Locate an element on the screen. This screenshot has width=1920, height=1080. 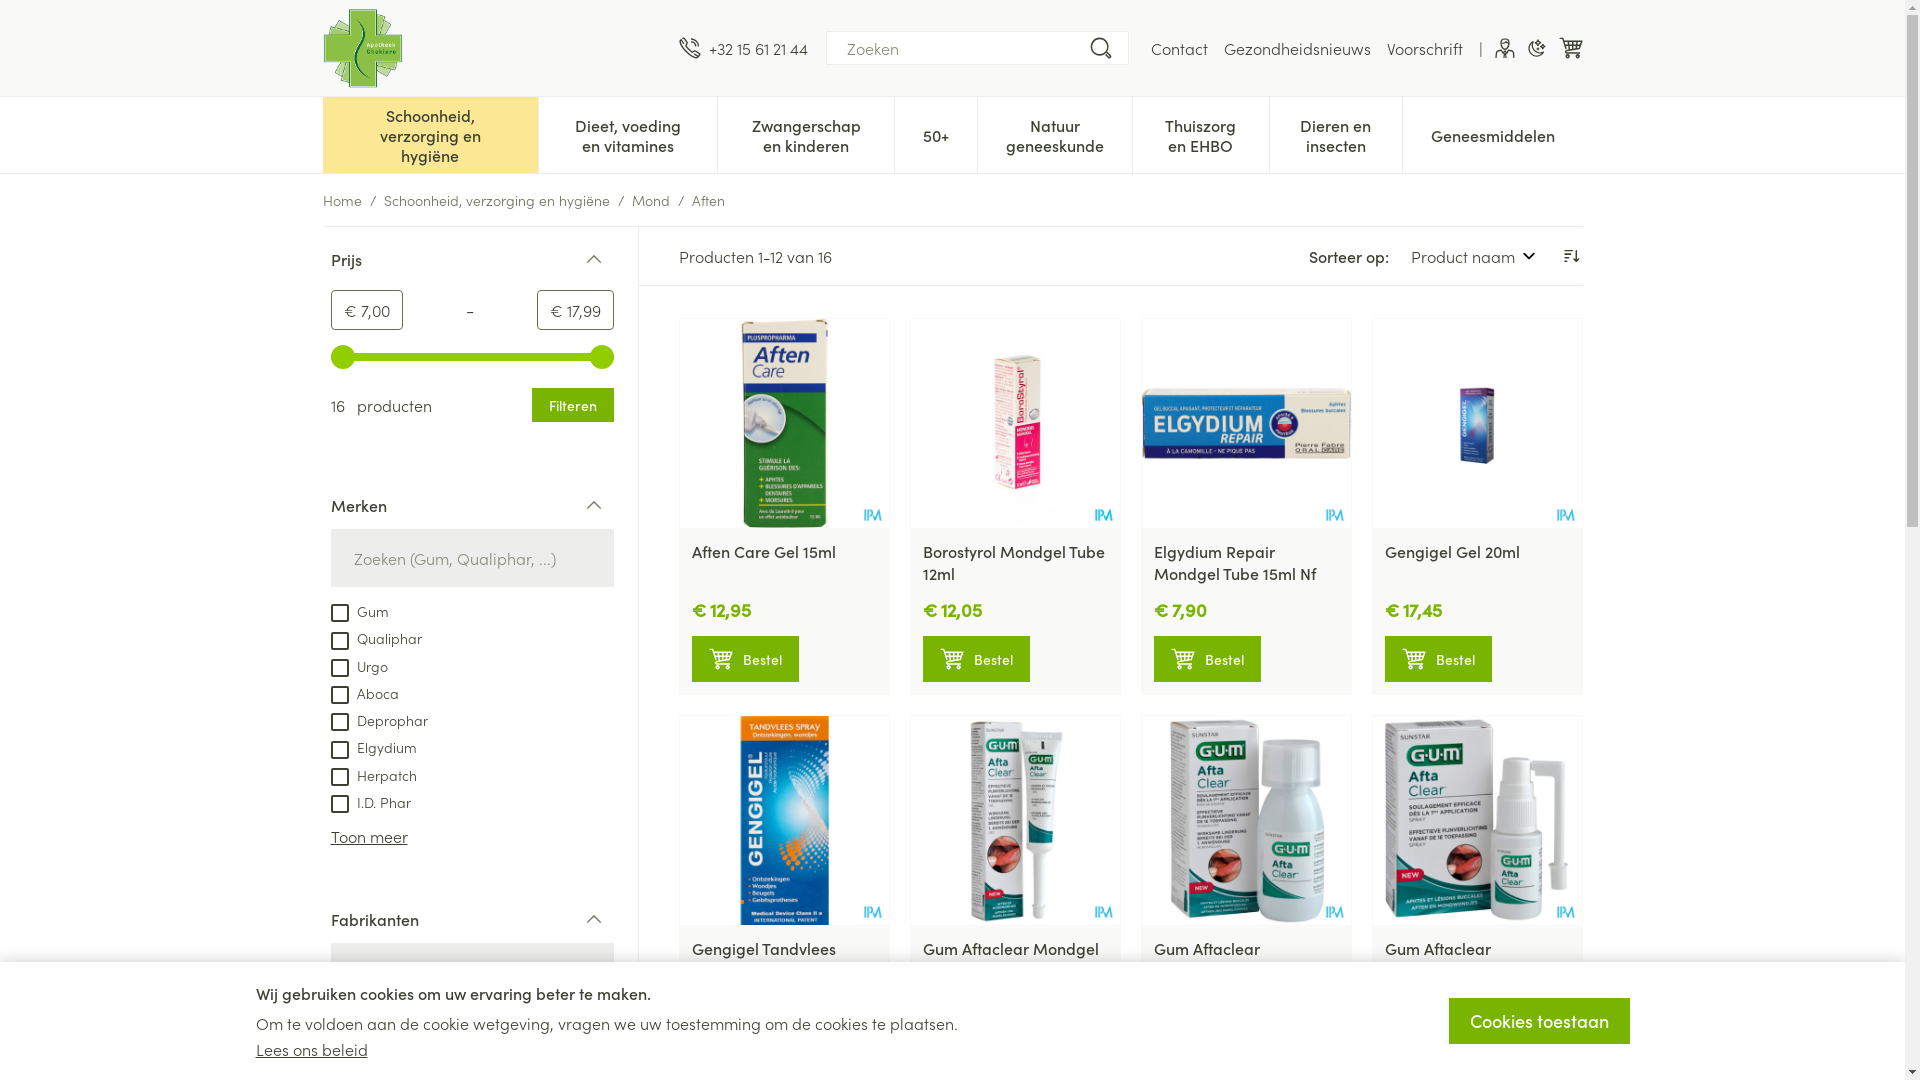
'Aboca' is located at coordinates (364, 690).